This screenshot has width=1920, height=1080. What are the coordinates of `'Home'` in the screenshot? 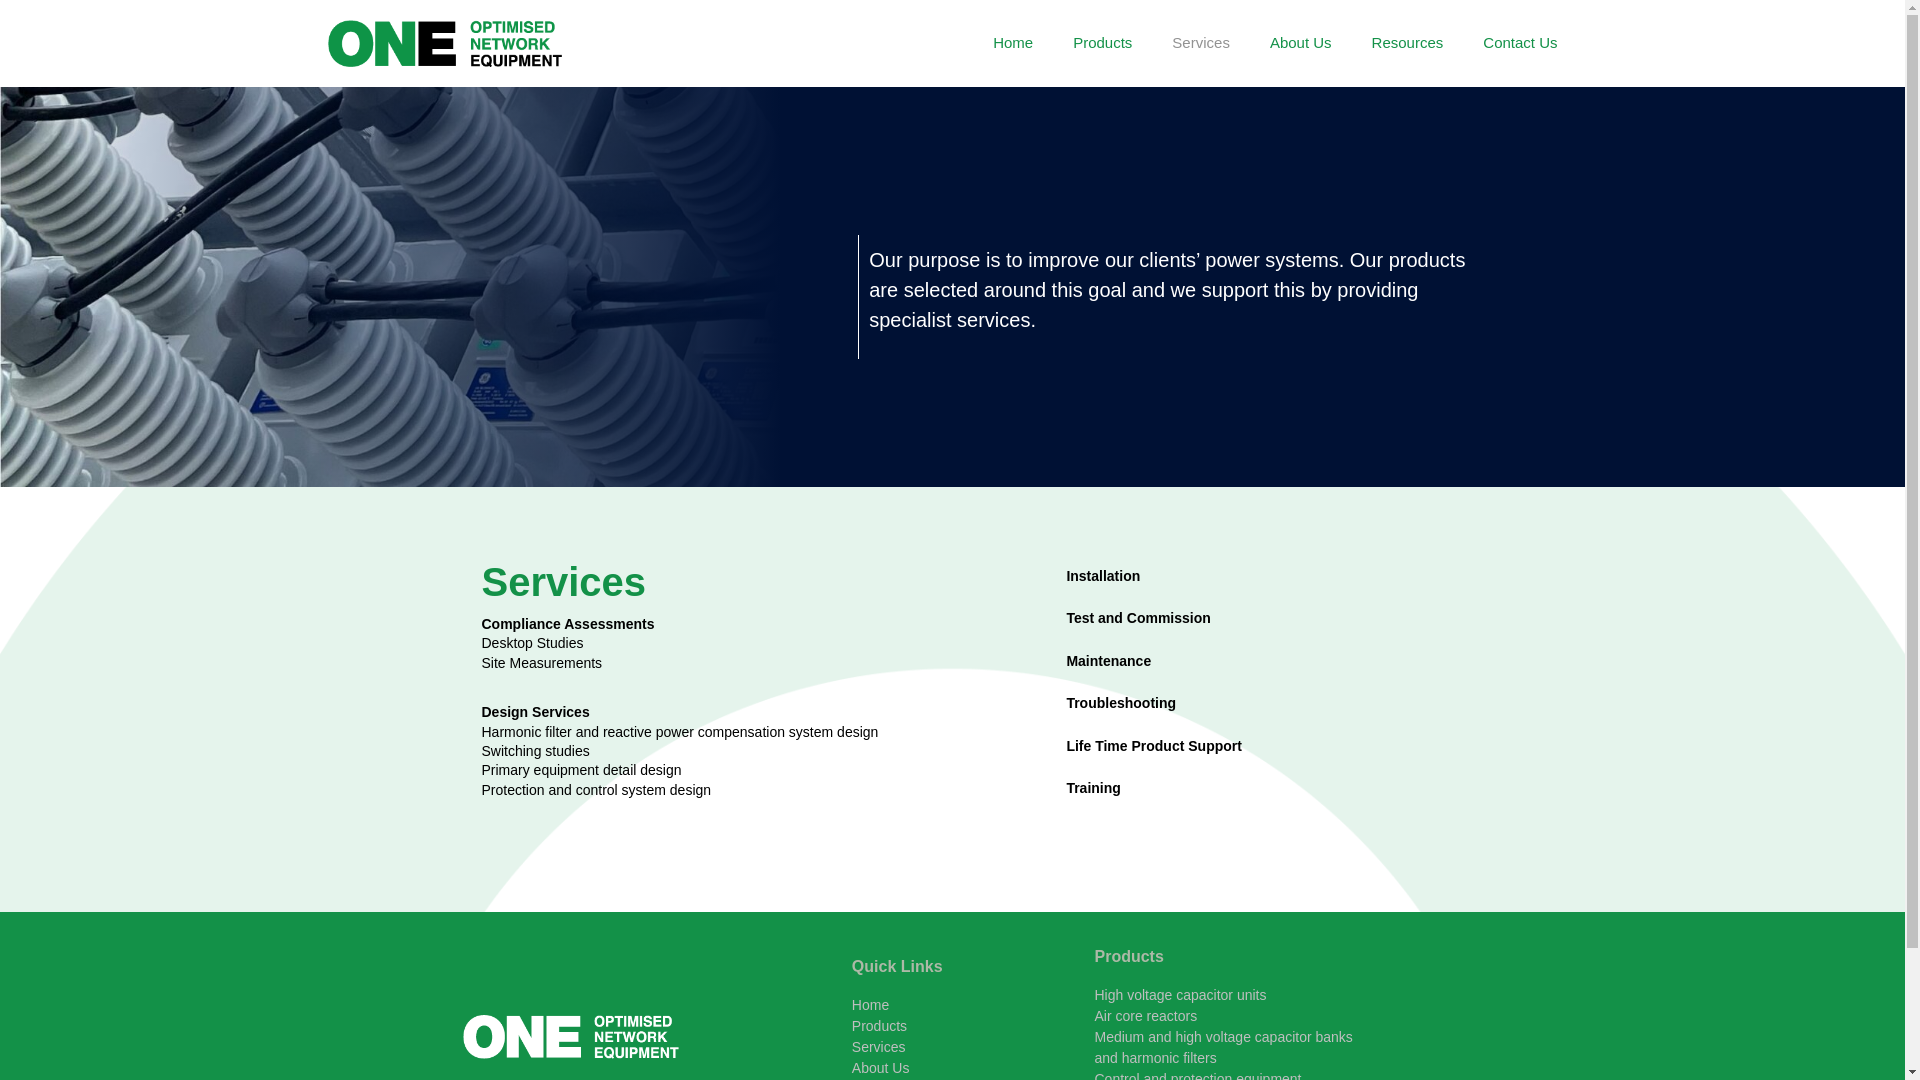 It's located at (870, 1005).